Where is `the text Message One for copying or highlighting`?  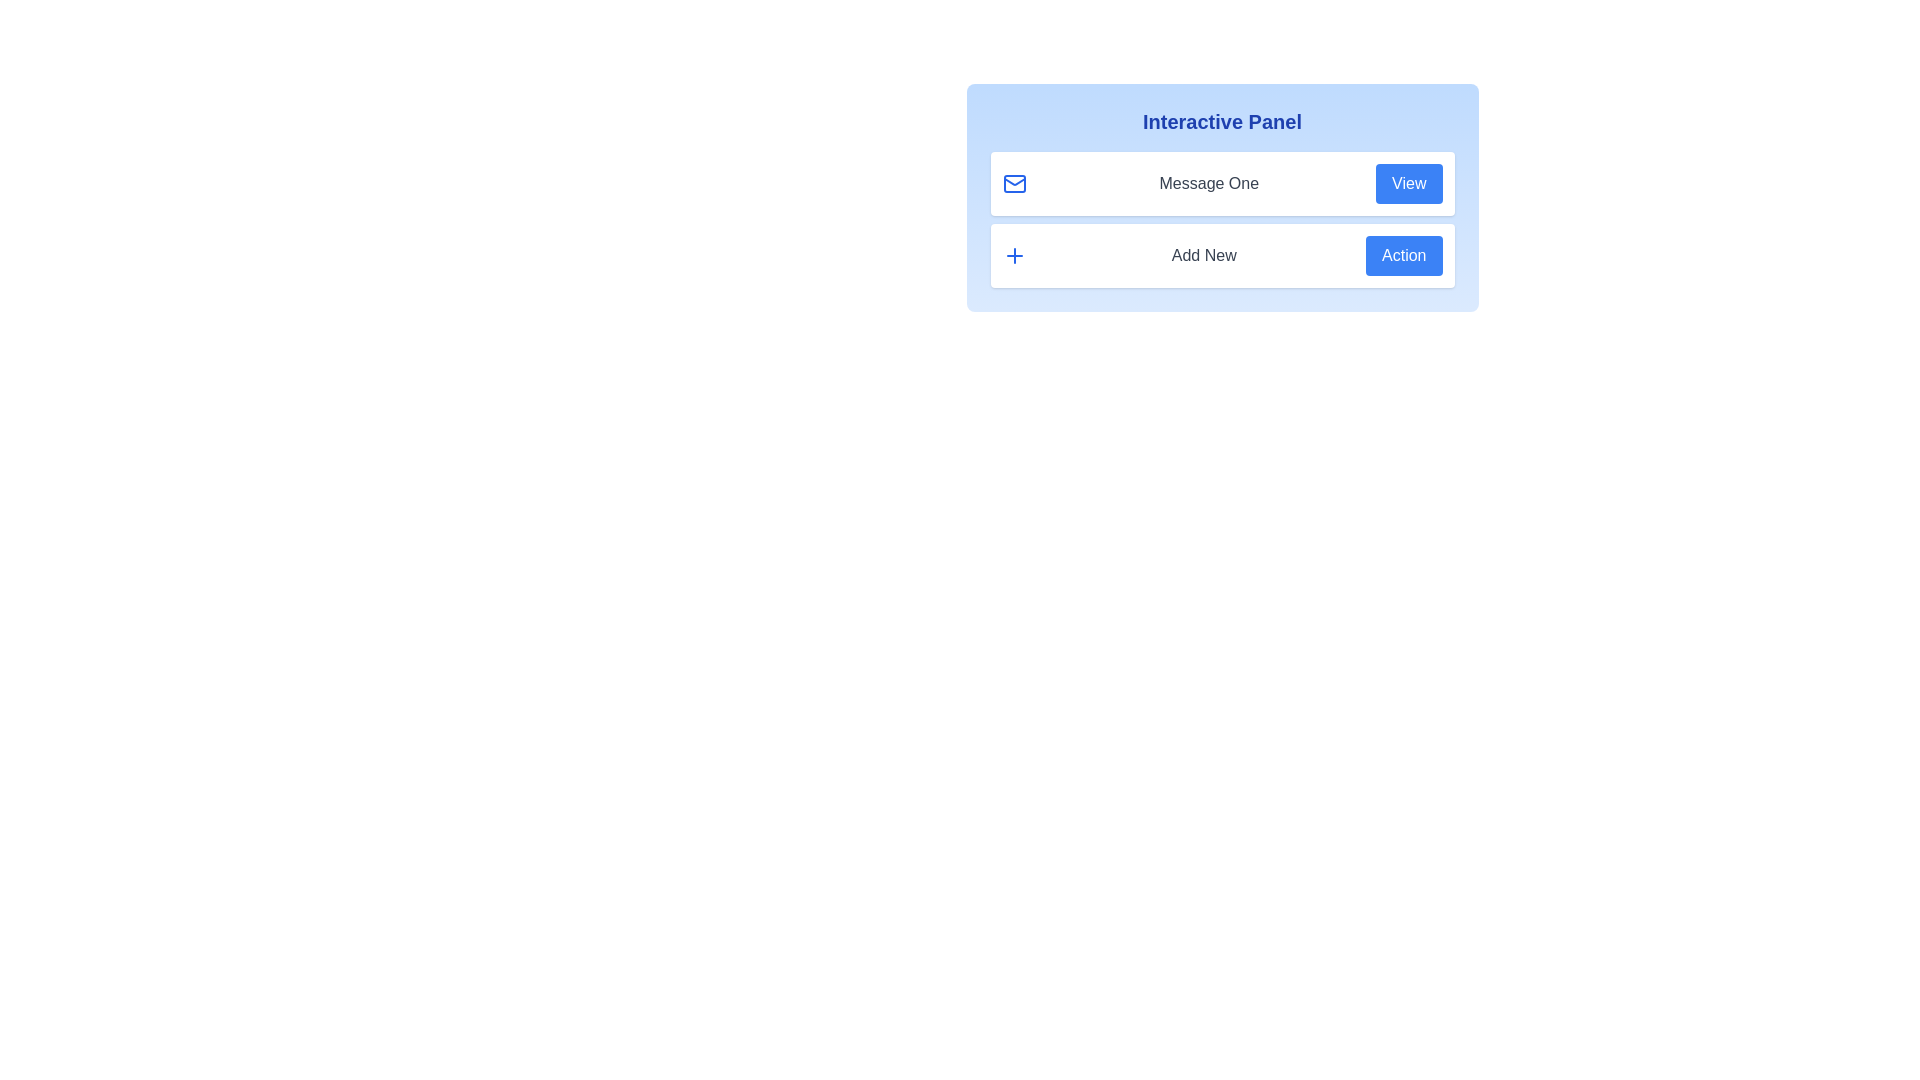
the text Message One for copying or highlighting is located at coordinates (1208, 184).